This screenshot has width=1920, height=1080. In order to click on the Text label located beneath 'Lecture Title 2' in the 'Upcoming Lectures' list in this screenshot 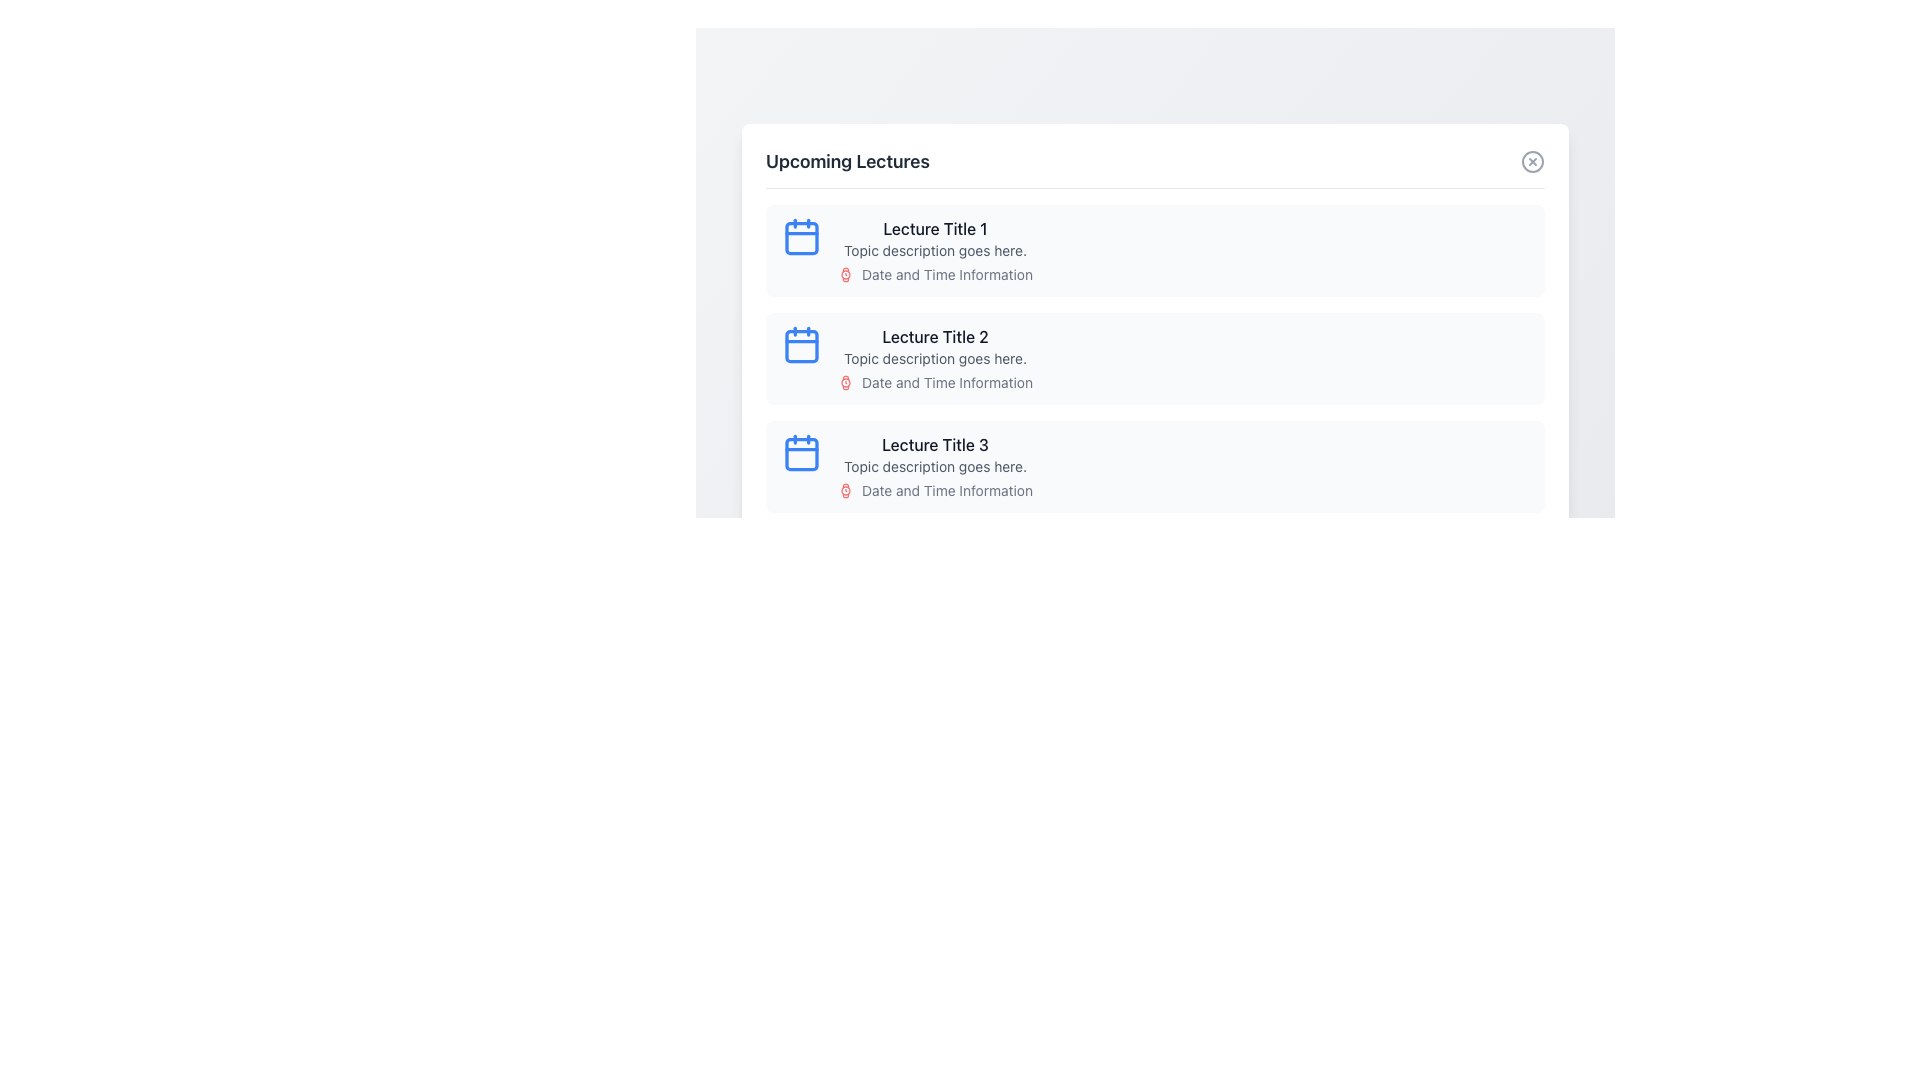, I will do `click(934, 357)`.